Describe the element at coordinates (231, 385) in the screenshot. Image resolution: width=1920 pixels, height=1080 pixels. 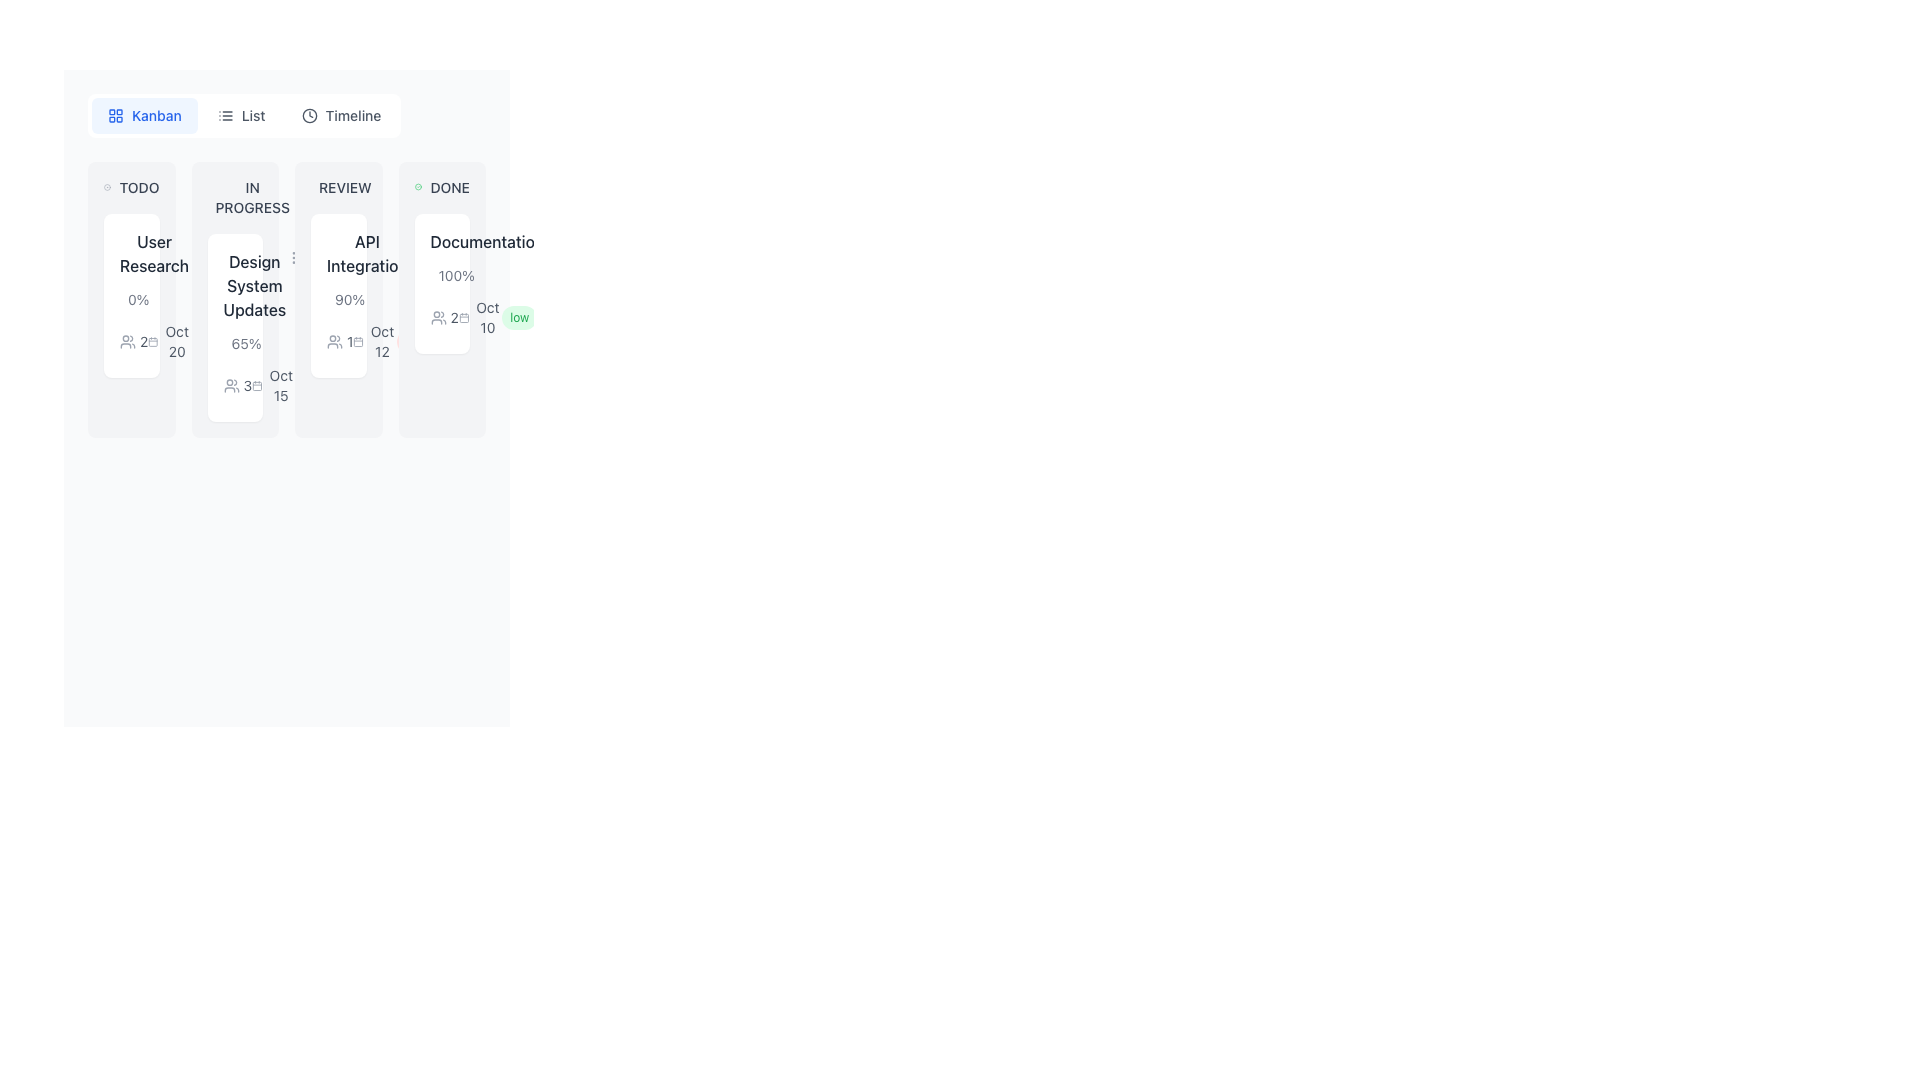
I see `the user figures icon located in the 'IN PROGRESS' section under the 'Design System Updates' card, which is on the left side of the numeric label '3'` at that location.